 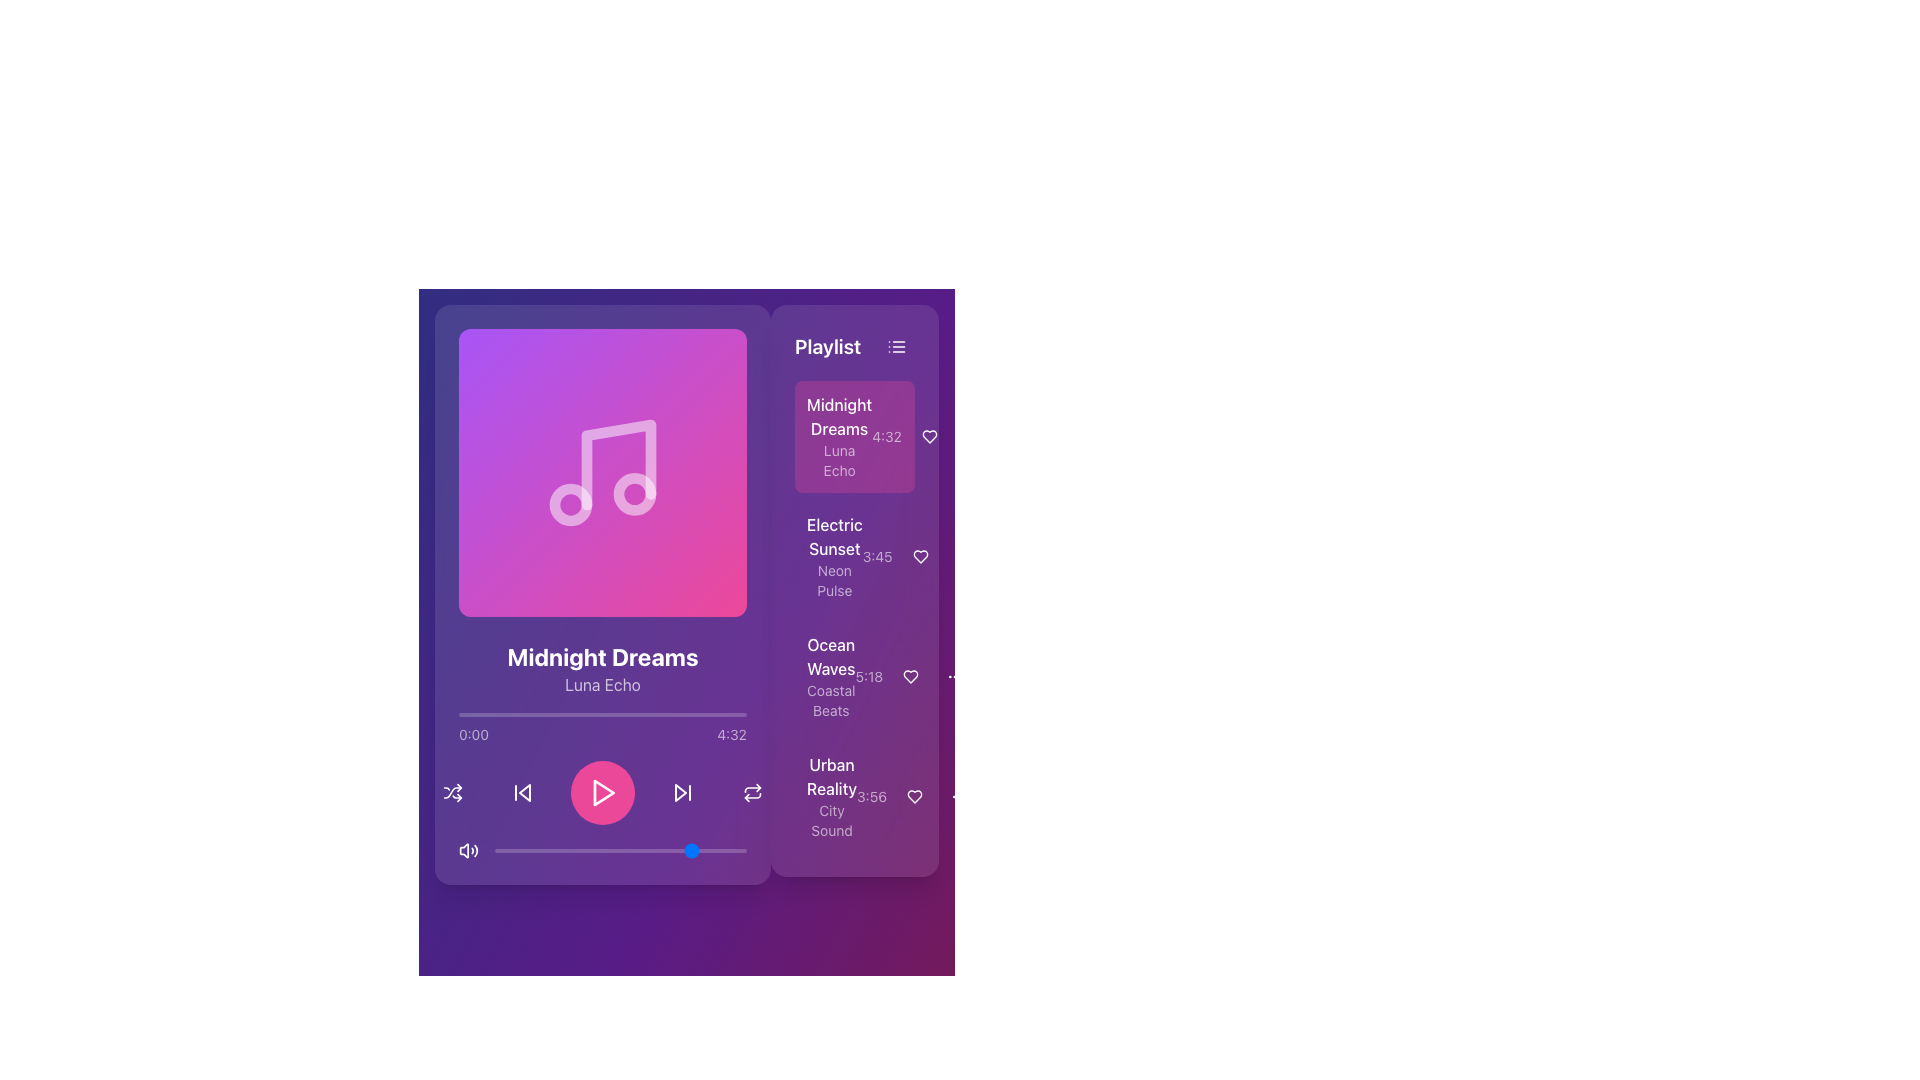 What do you see at coordinates (568, 713) in the screenshot?
I see `playback position` at bounding box center [568, 713].